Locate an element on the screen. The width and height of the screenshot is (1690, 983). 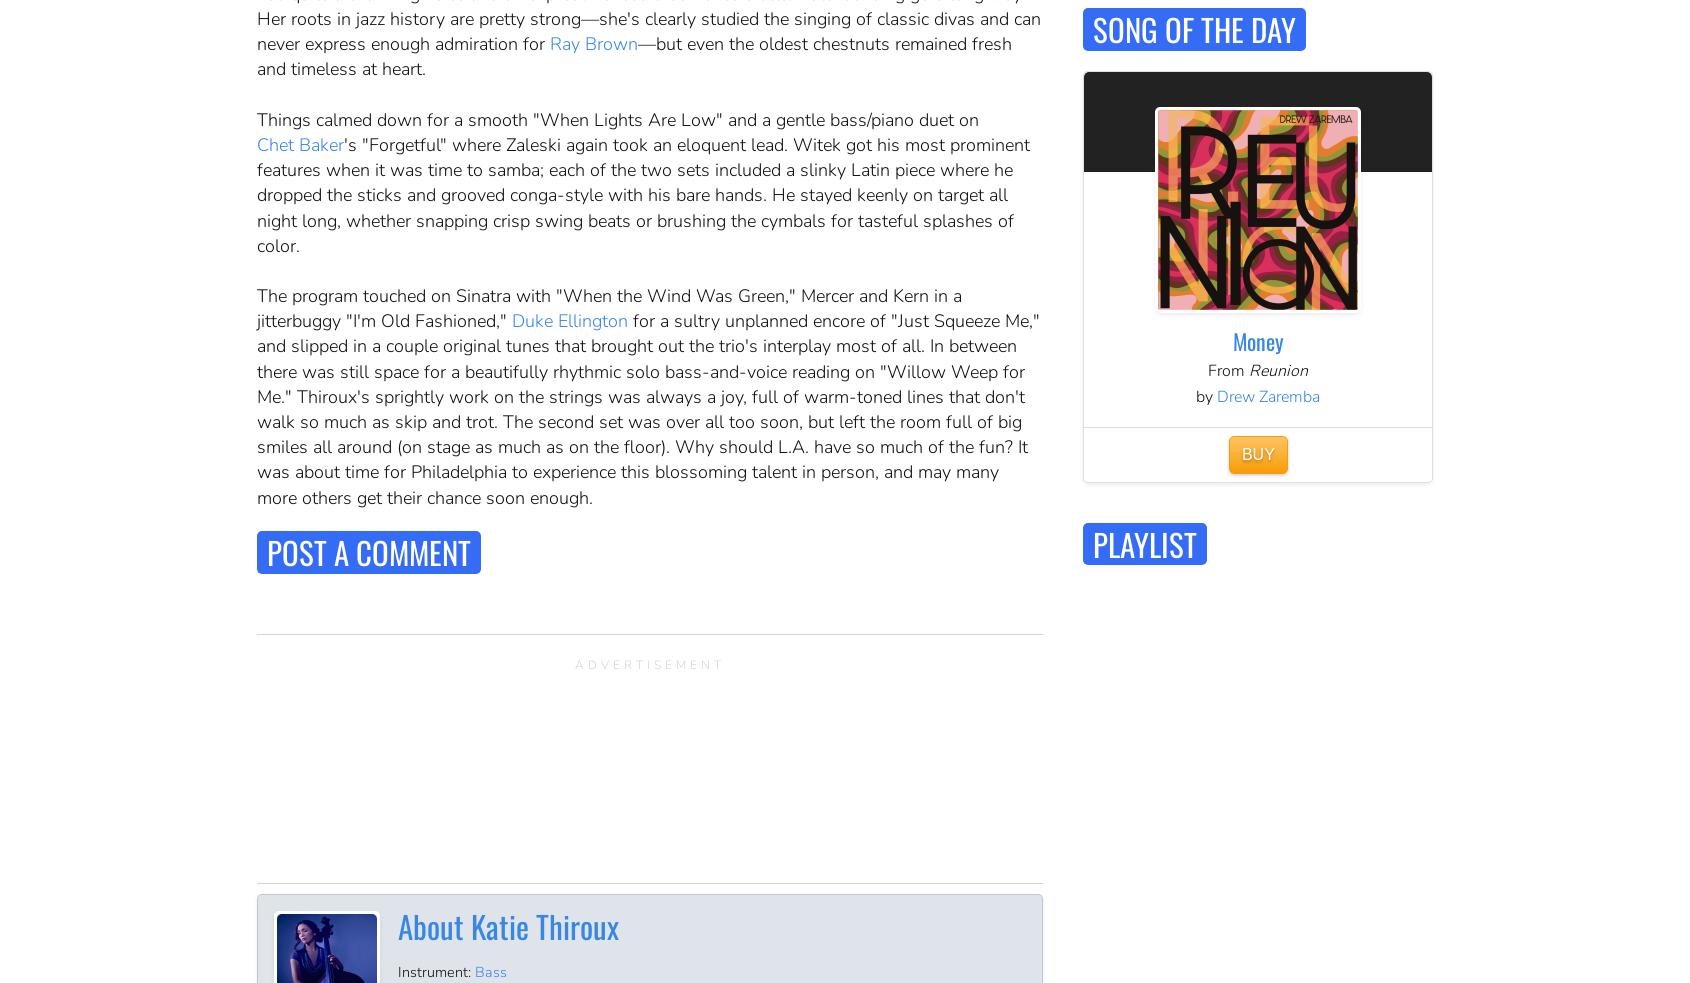
'Chet Baker' is located at coordinates (256, 143).